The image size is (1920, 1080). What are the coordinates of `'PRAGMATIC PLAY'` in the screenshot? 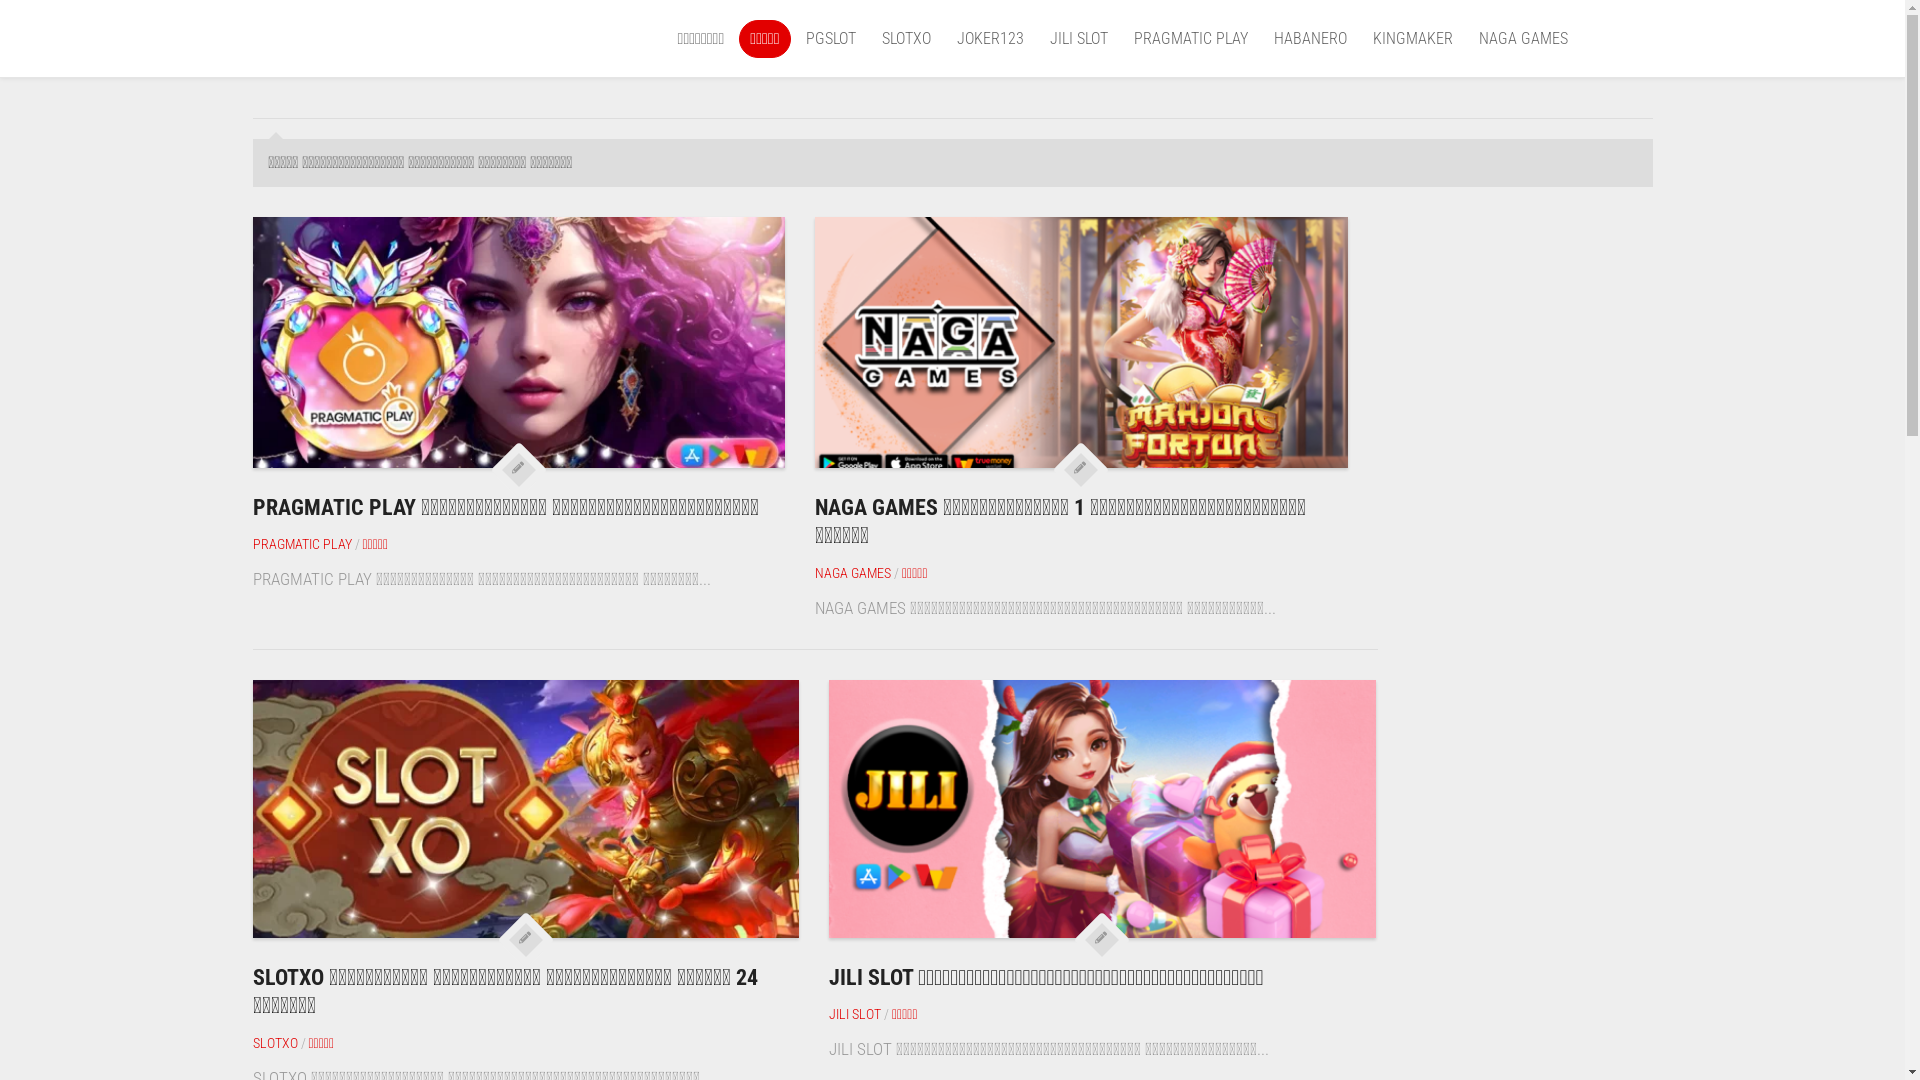 It's located at (251, 543).